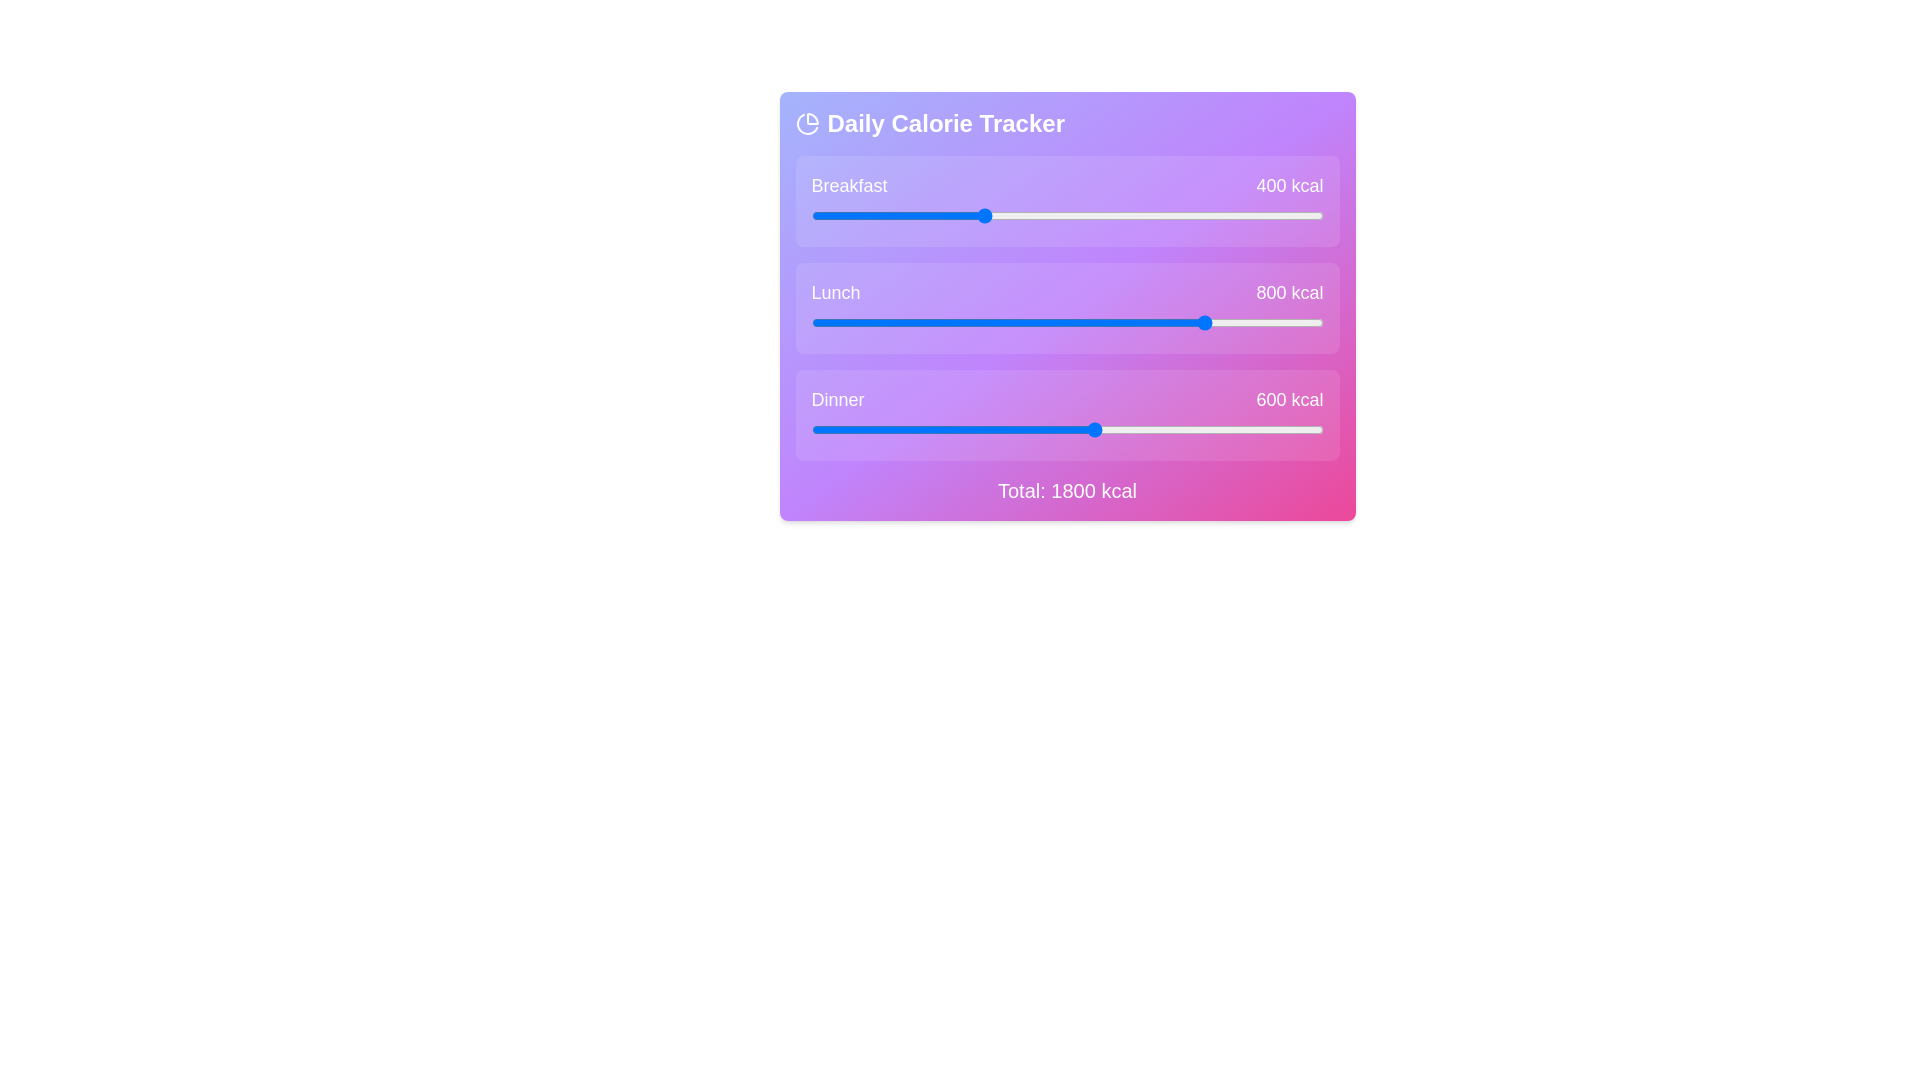 The image size is (1920, 1080). Describe the element at coordinates (1155, 216) in the screenshot. I see `the calorie value for breakfast` at that location.